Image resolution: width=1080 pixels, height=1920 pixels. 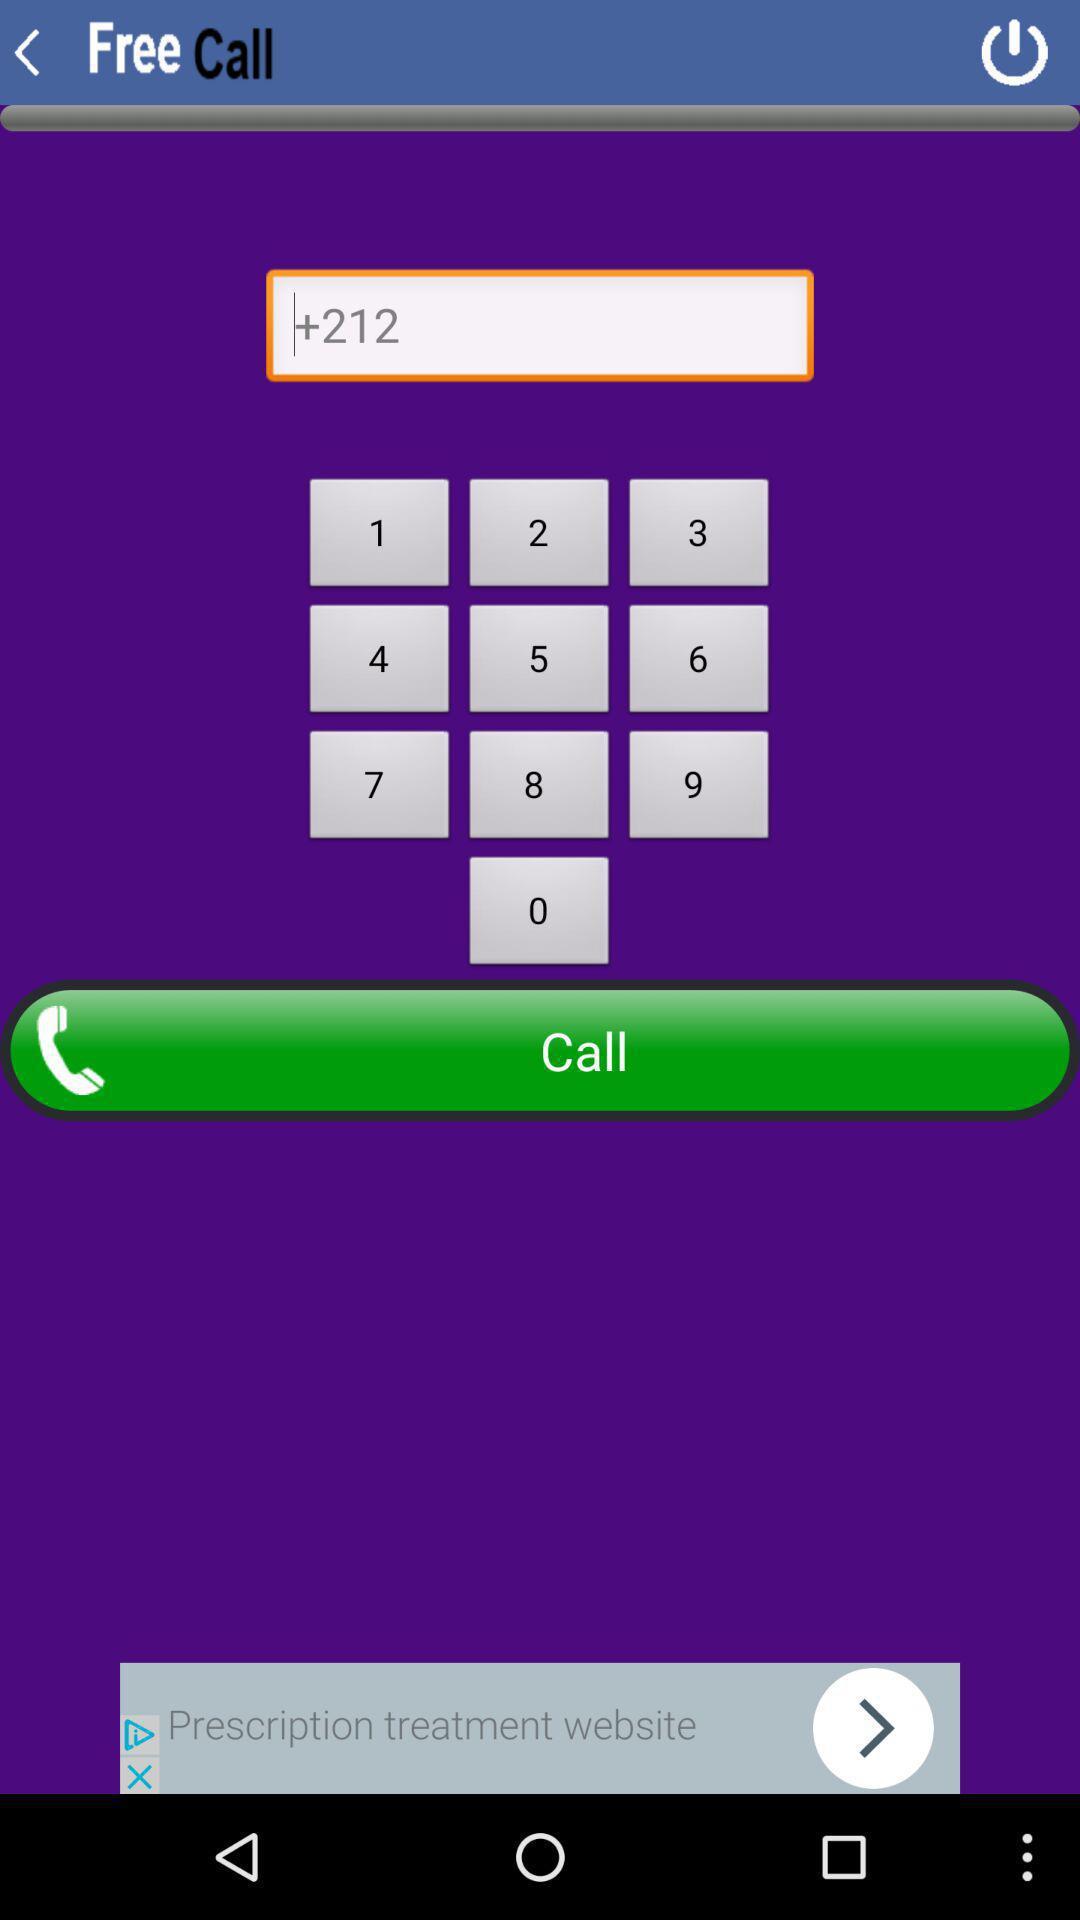 I want to click on seach, so click(x=540, y=1727).